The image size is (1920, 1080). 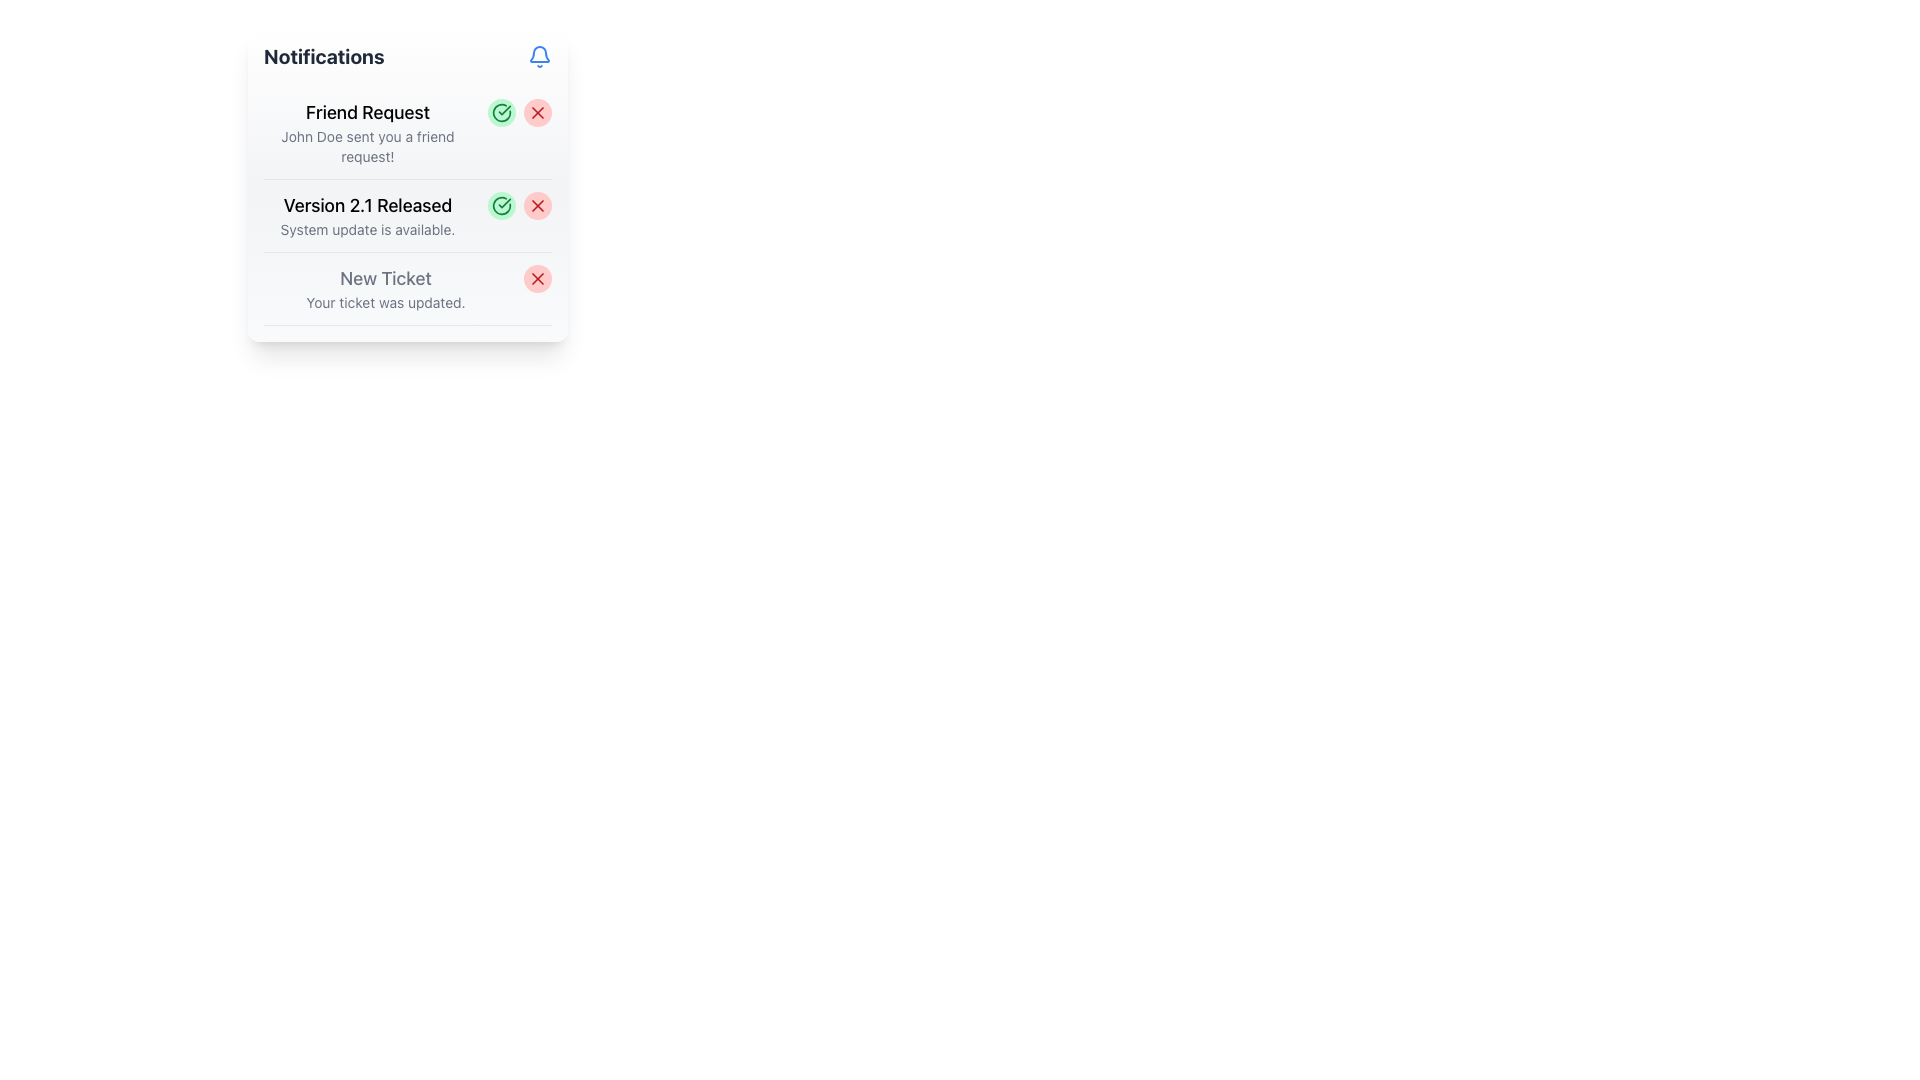 What do you see at coordinates (368, 229) in the screenshot?
I see `the Text Label that provides contextual information below the 'Version 2.1 Released' notification` at bounding box center [368, 229].